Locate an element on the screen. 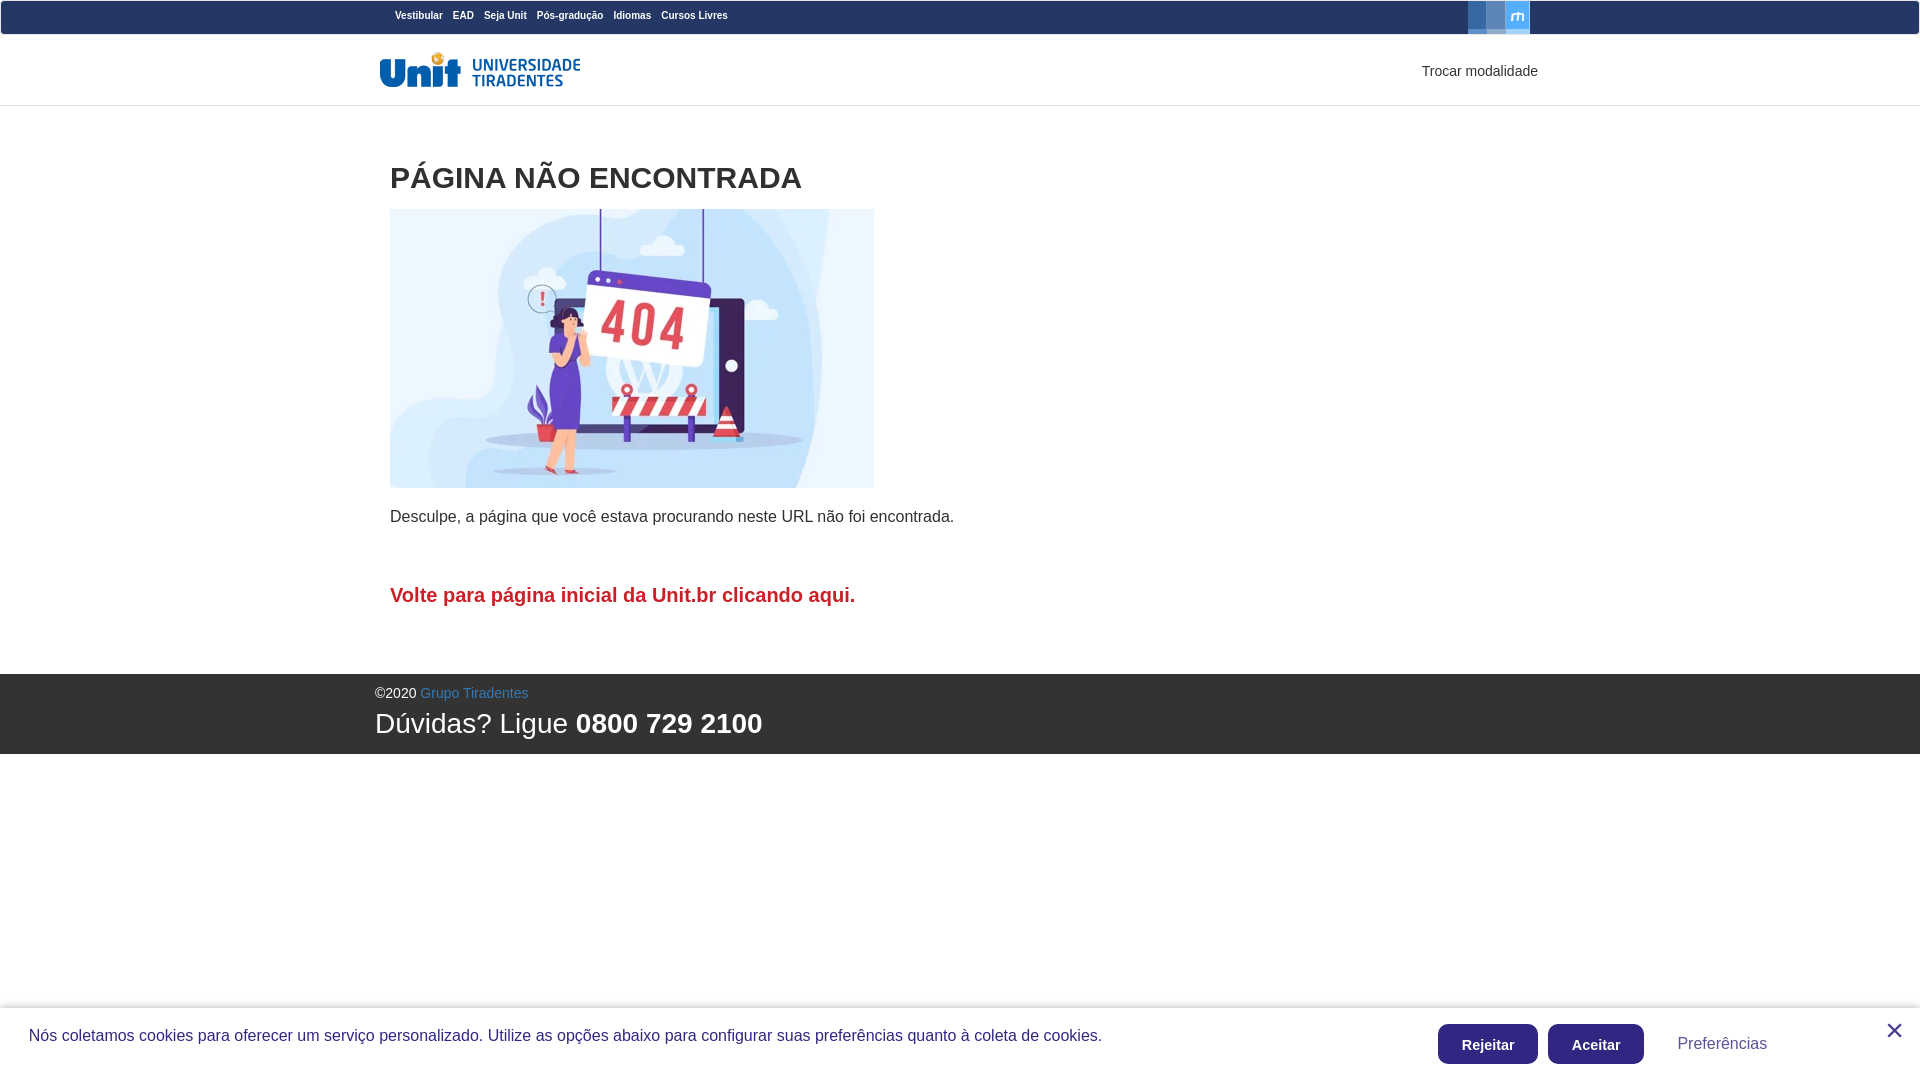 The width and height of the screenshot is (1920, 1080). 'Seja Unit' is located at coordinates (505, 15).